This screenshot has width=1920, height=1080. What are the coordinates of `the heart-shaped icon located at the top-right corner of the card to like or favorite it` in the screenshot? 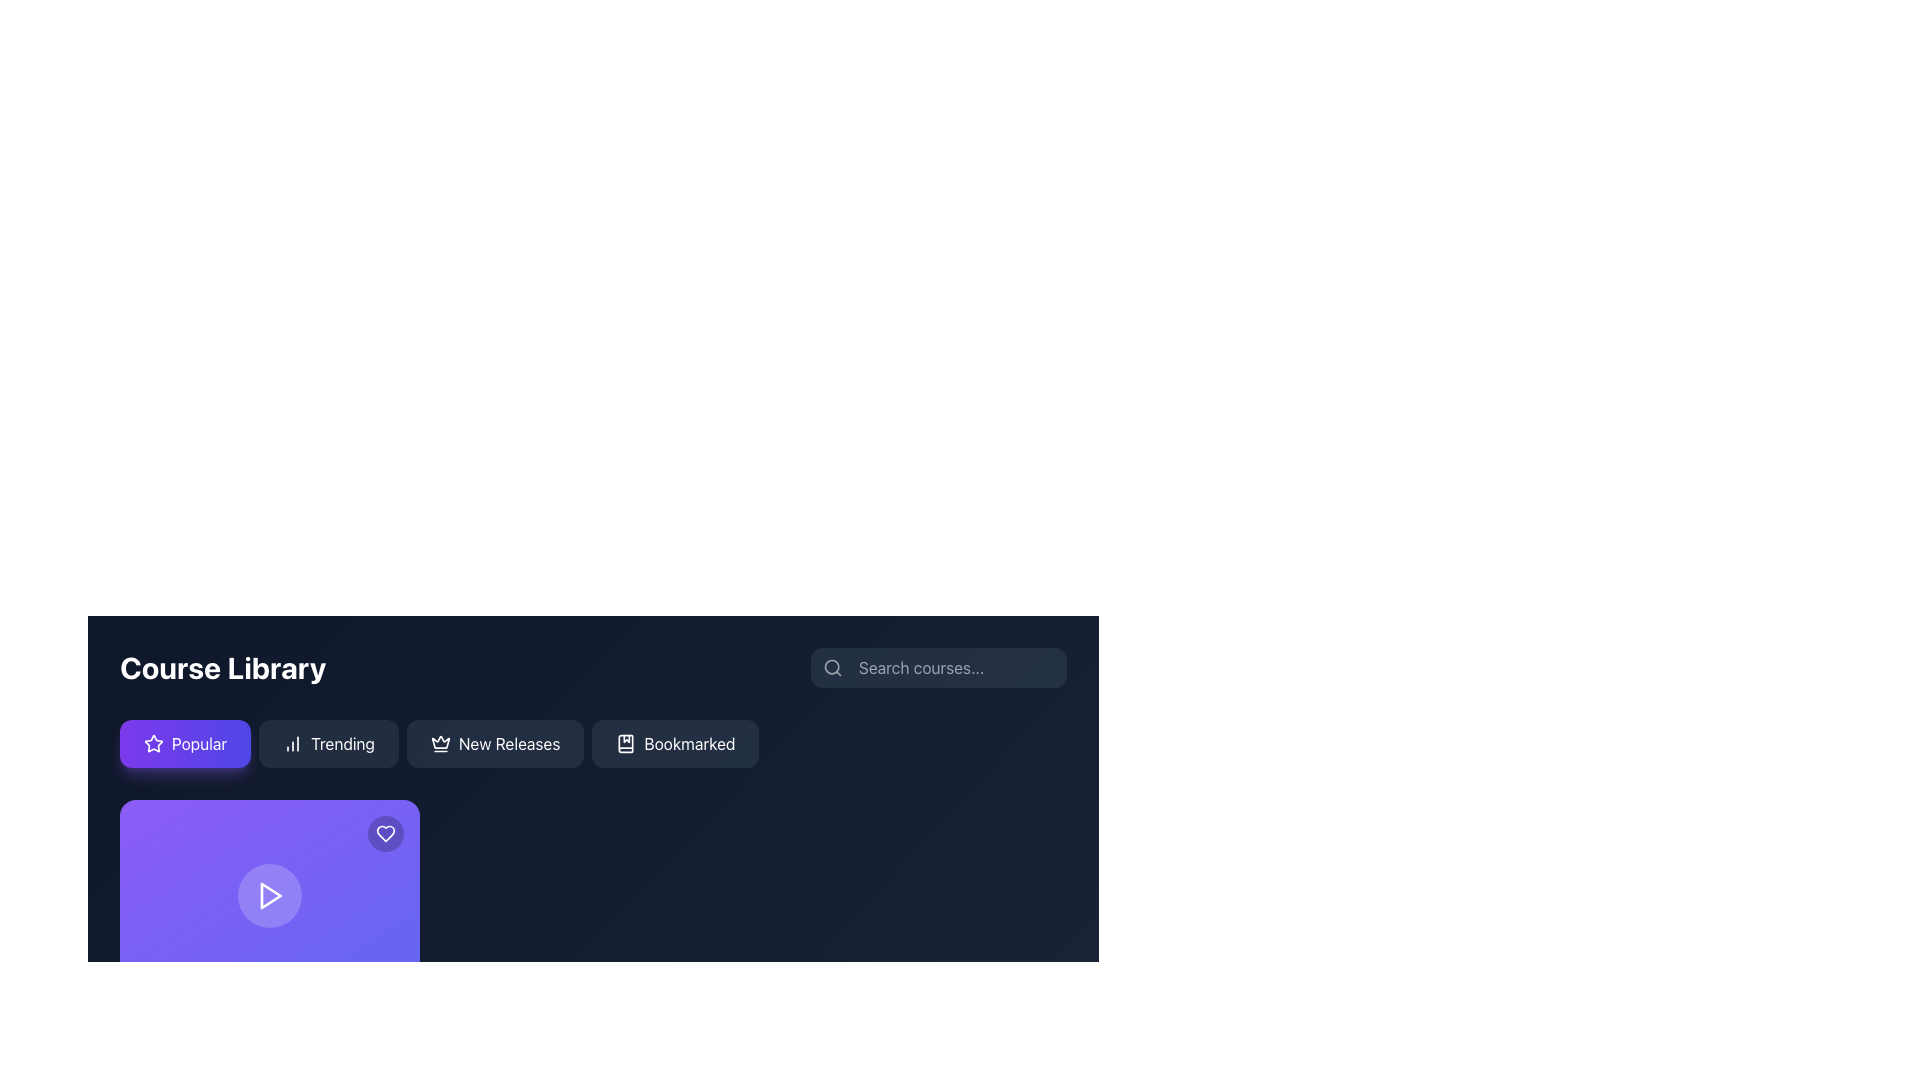 It's located at (385, 833).